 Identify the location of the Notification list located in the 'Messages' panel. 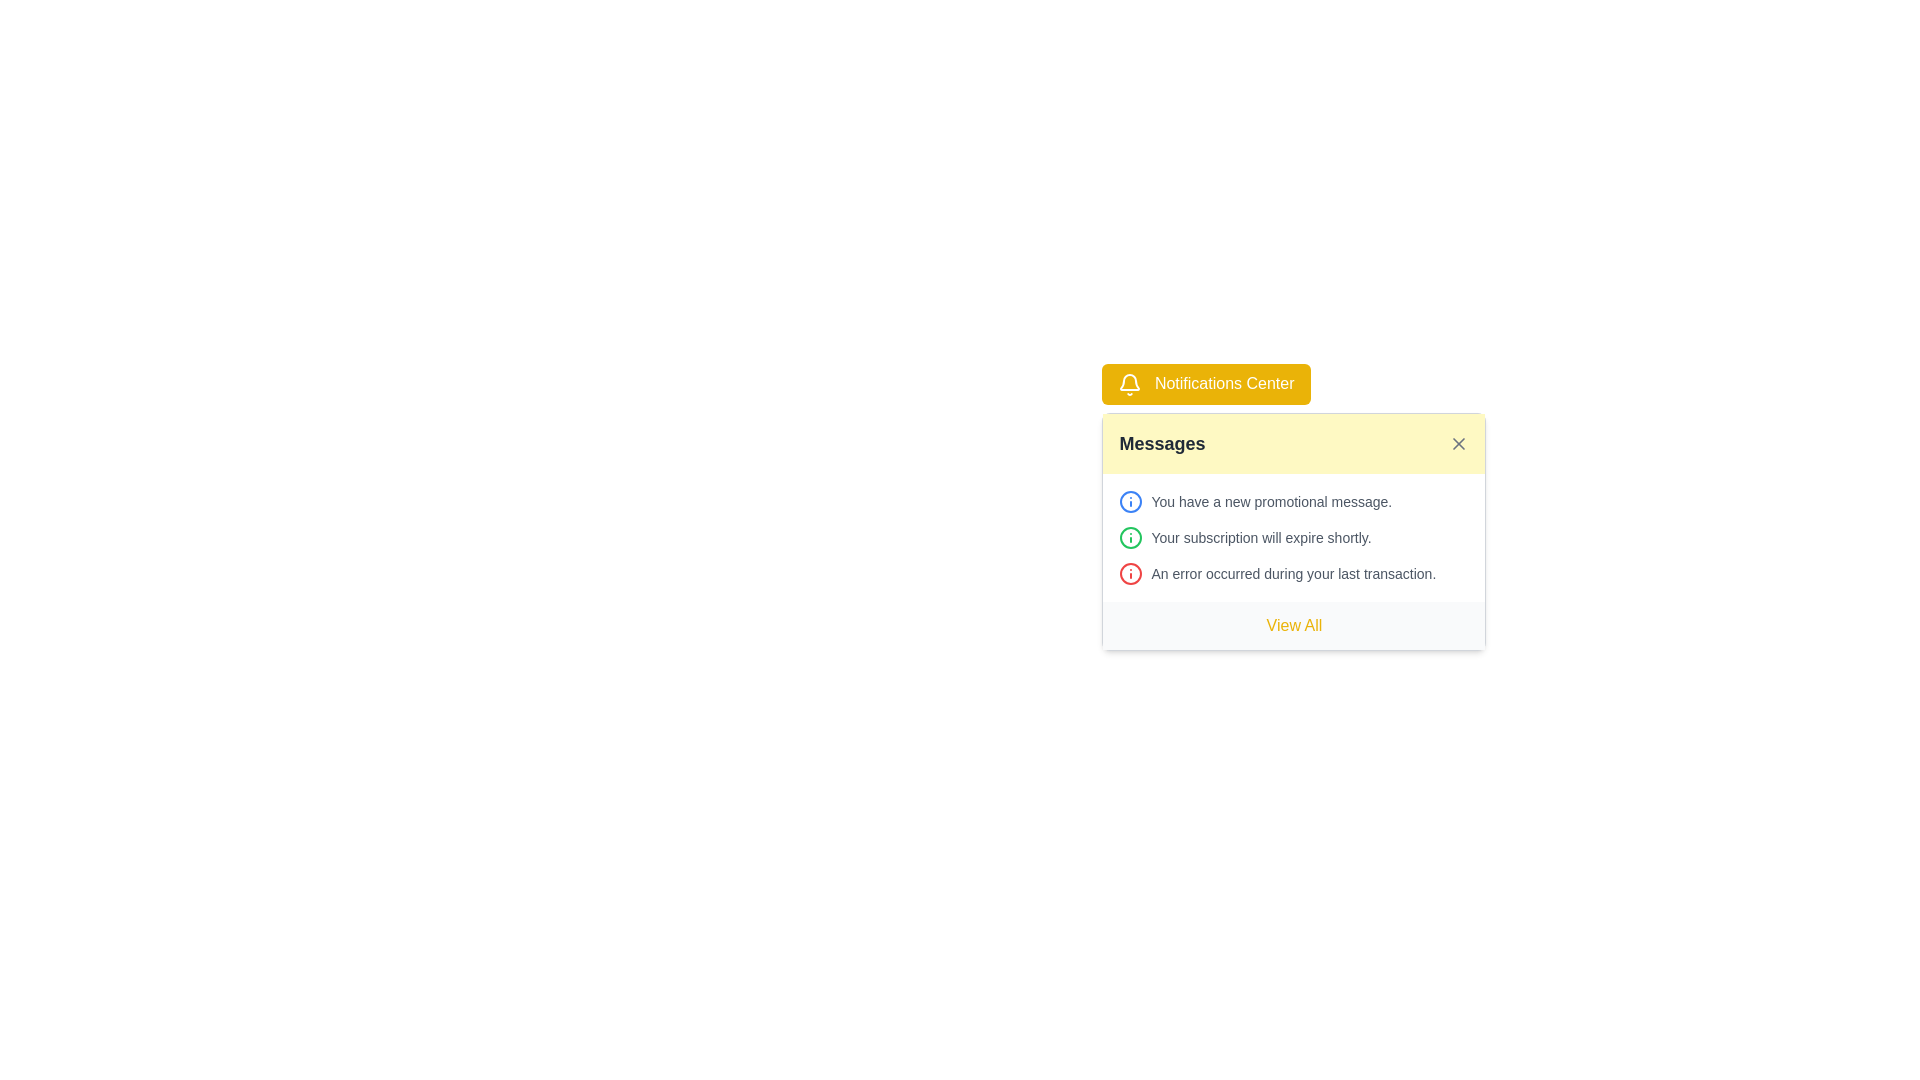
(1294, 536).